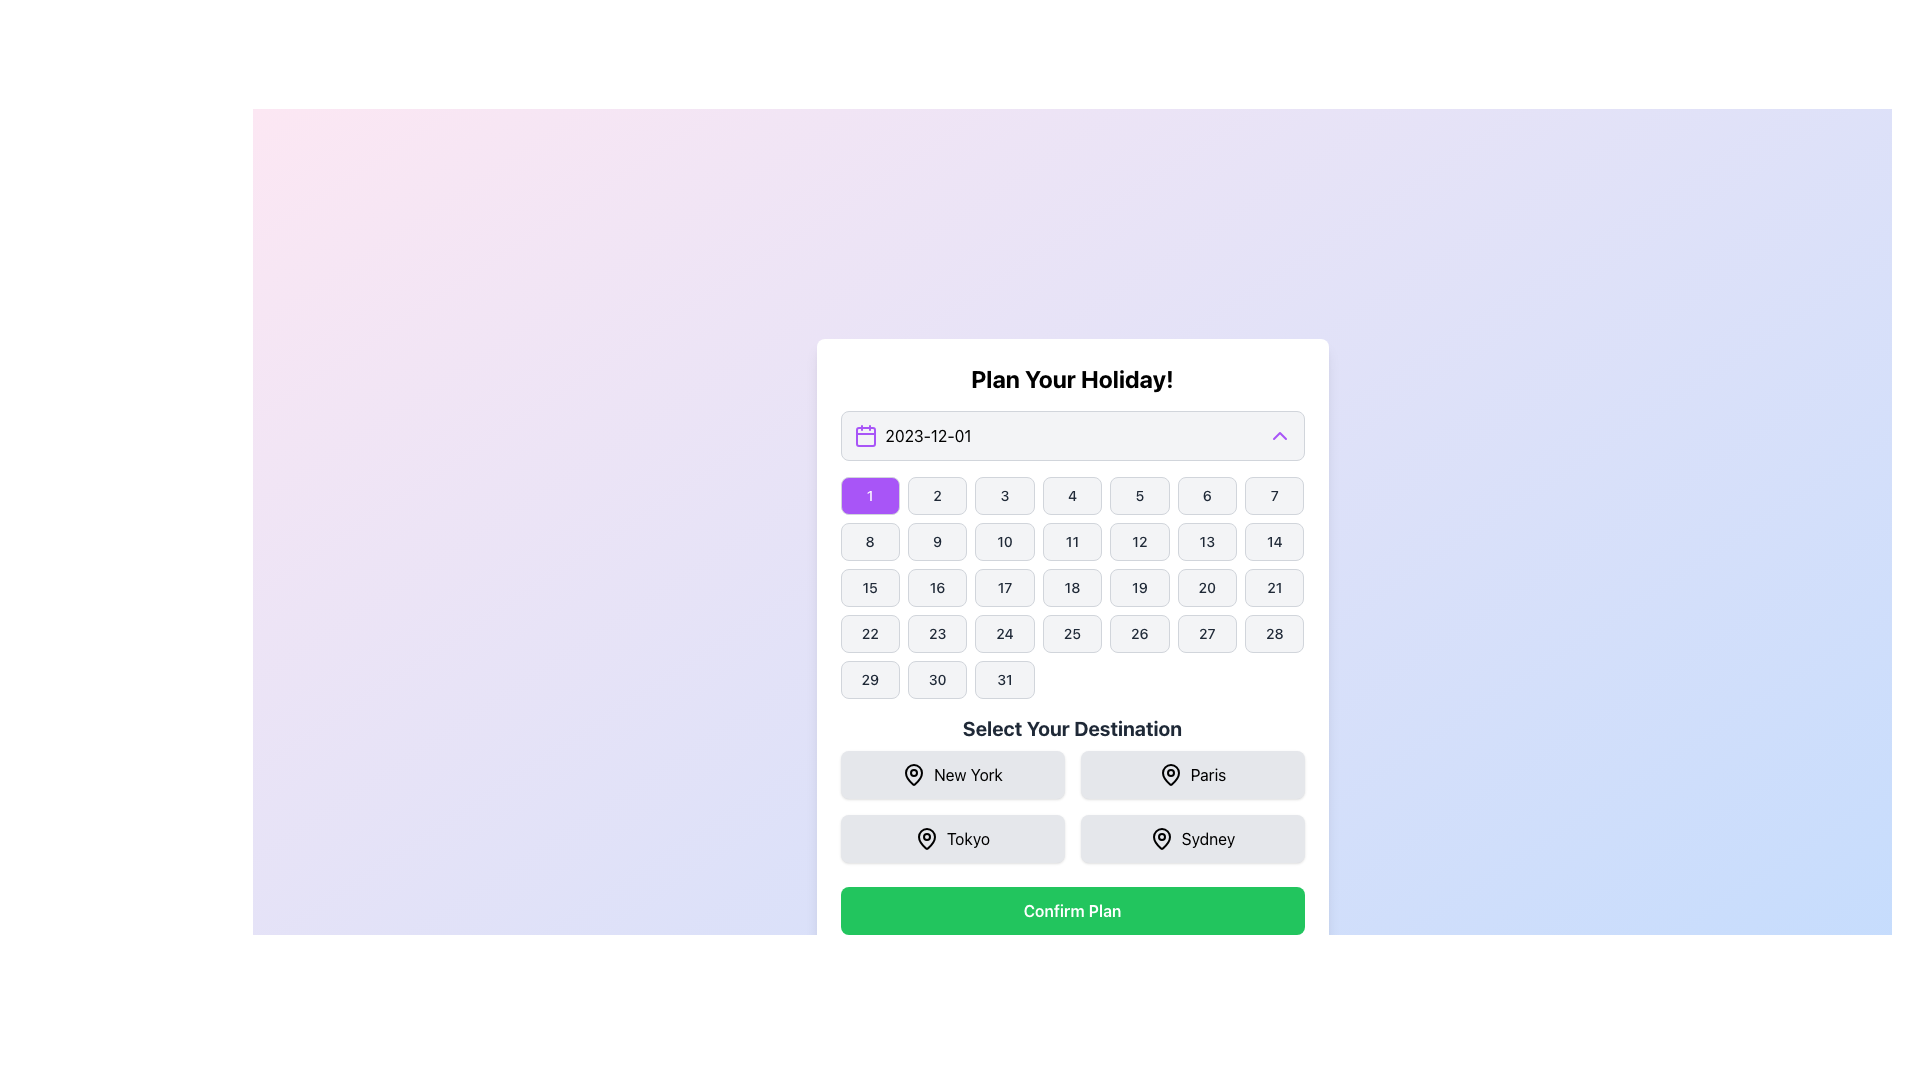  What do you see at coordinates (1273, 542) in the screenshot?
I see `the day '14' button in the calendar widget` at bounding box center [1273, 542].